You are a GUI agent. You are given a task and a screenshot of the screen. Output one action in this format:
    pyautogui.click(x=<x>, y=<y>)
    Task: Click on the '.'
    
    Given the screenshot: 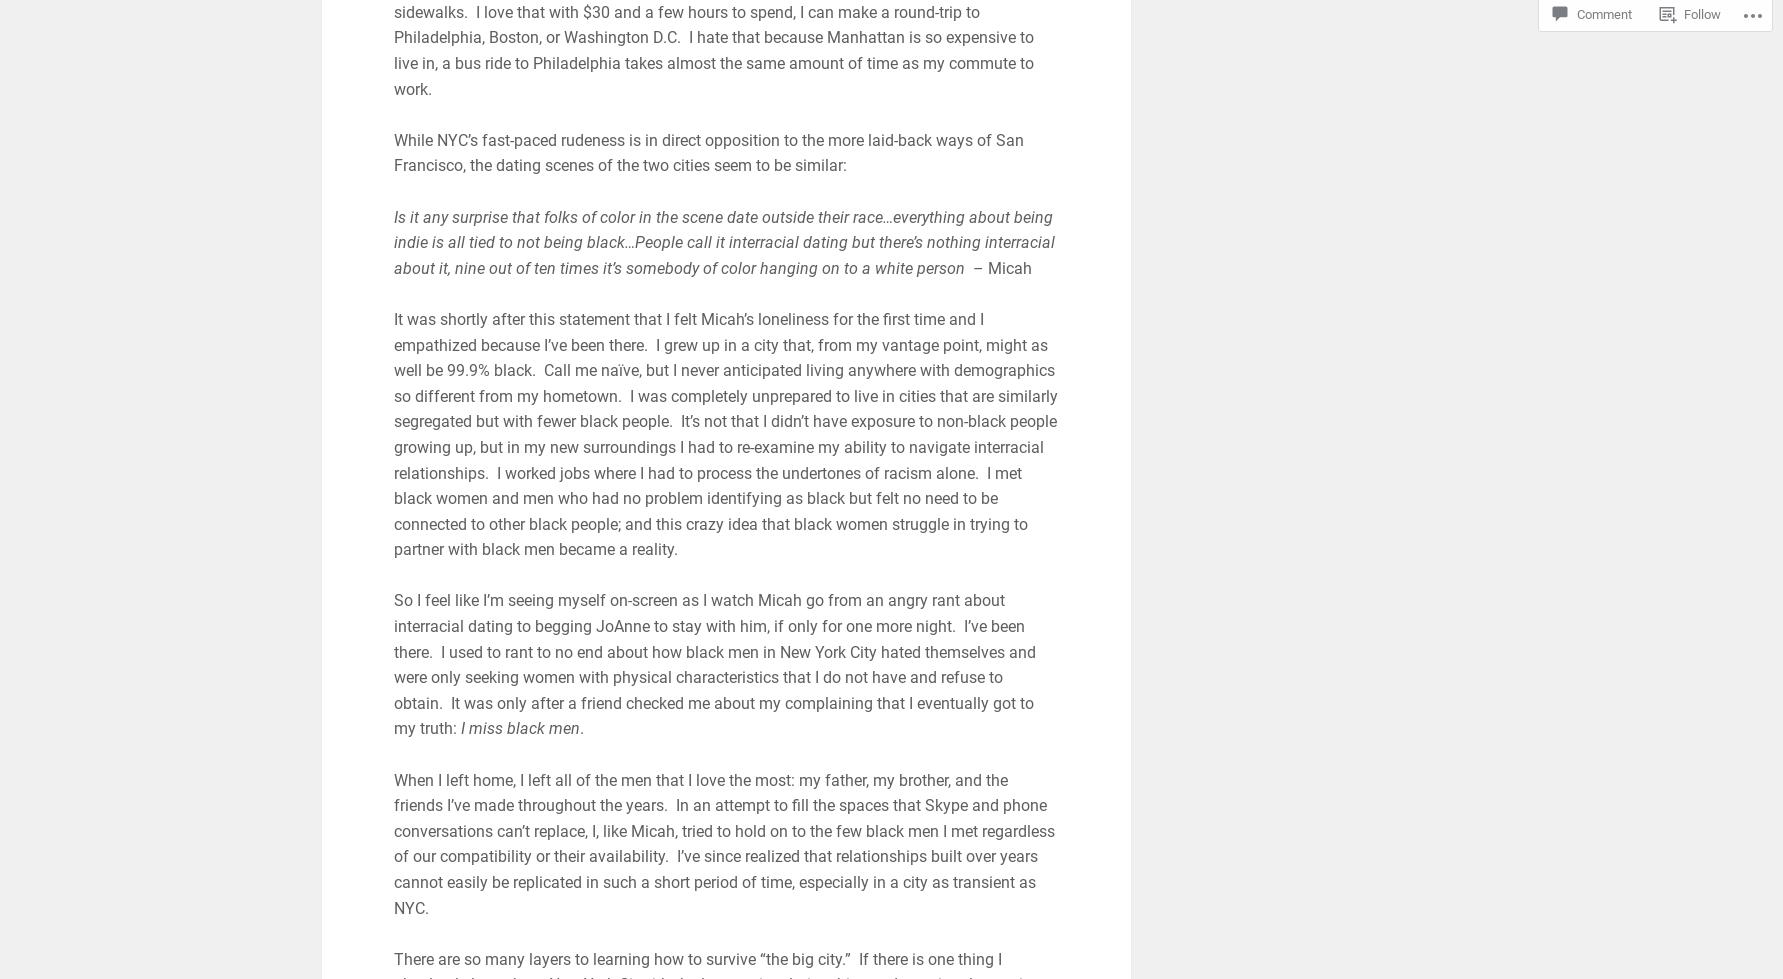 What is the action you would take?
    pyautogui.click(x=577, y=727)
    